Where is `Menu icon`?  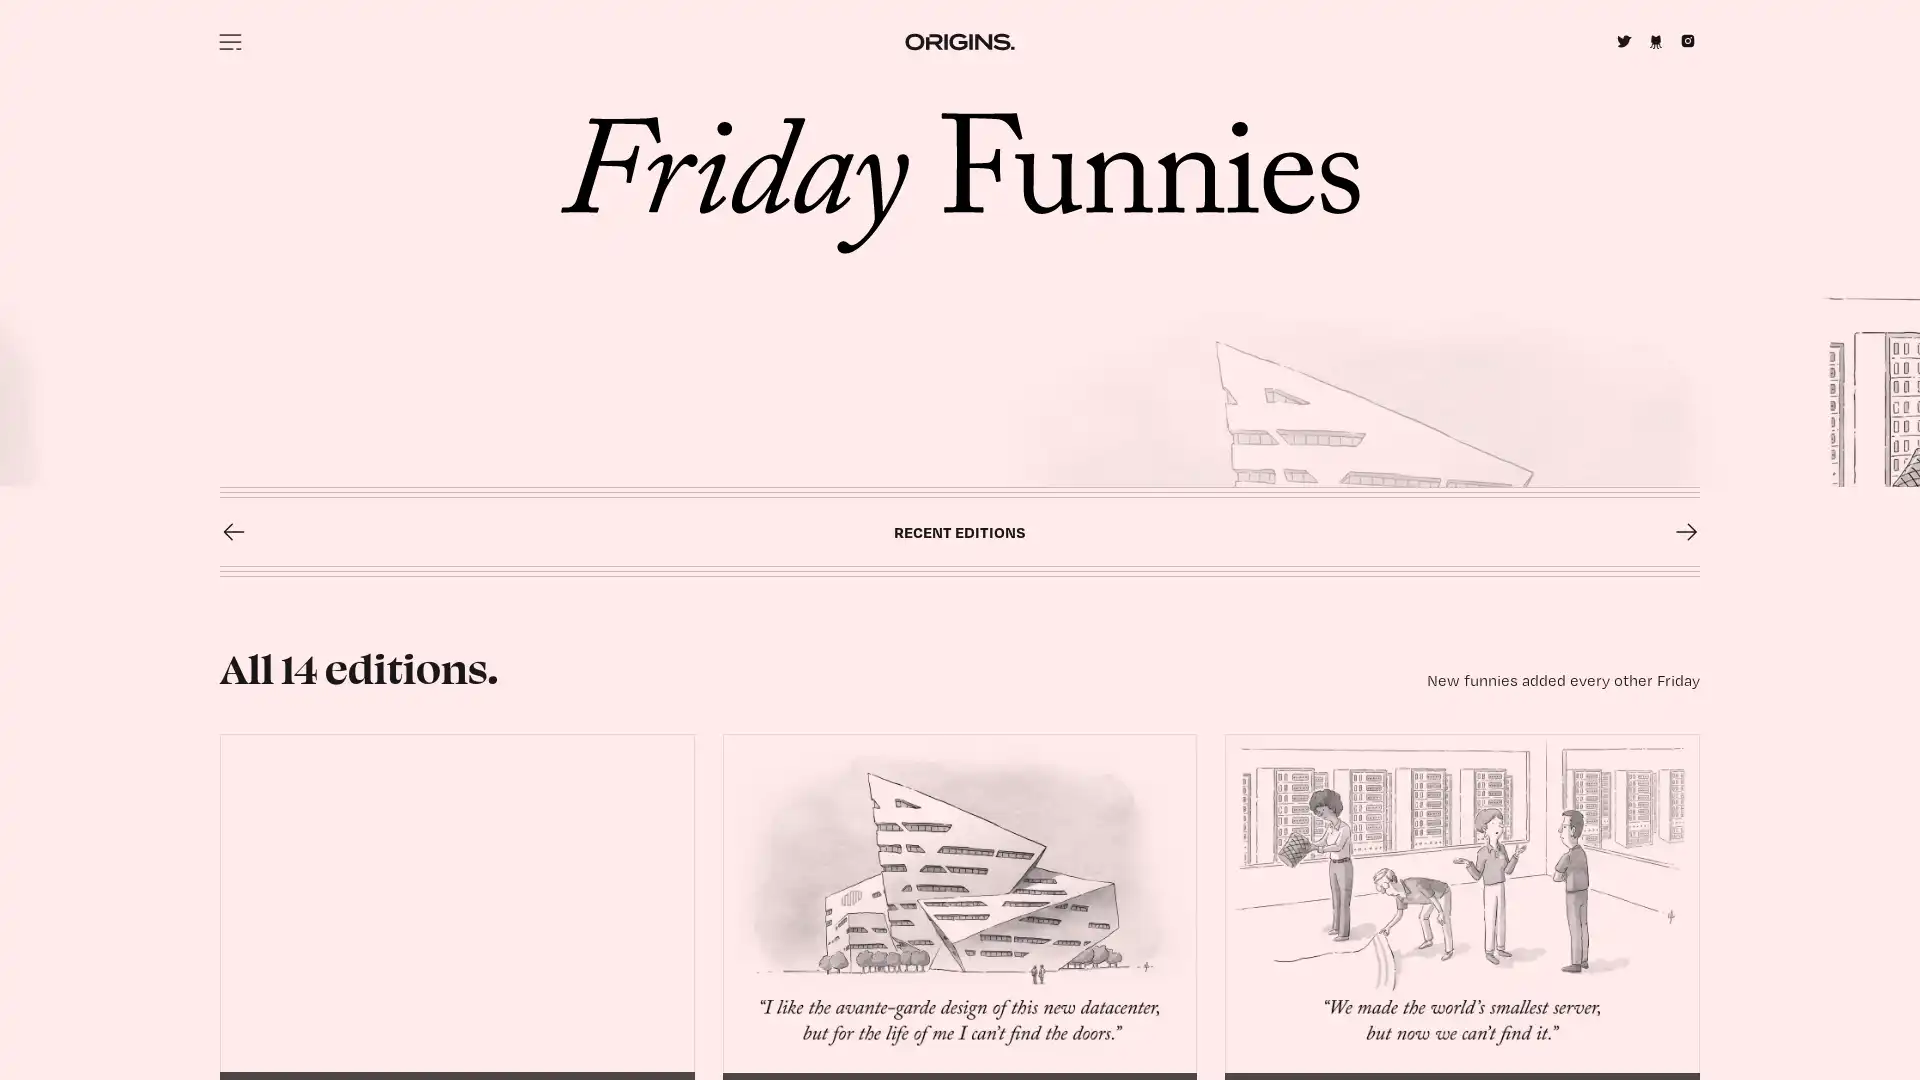
Menu icon is located at coordinates (230, 42).